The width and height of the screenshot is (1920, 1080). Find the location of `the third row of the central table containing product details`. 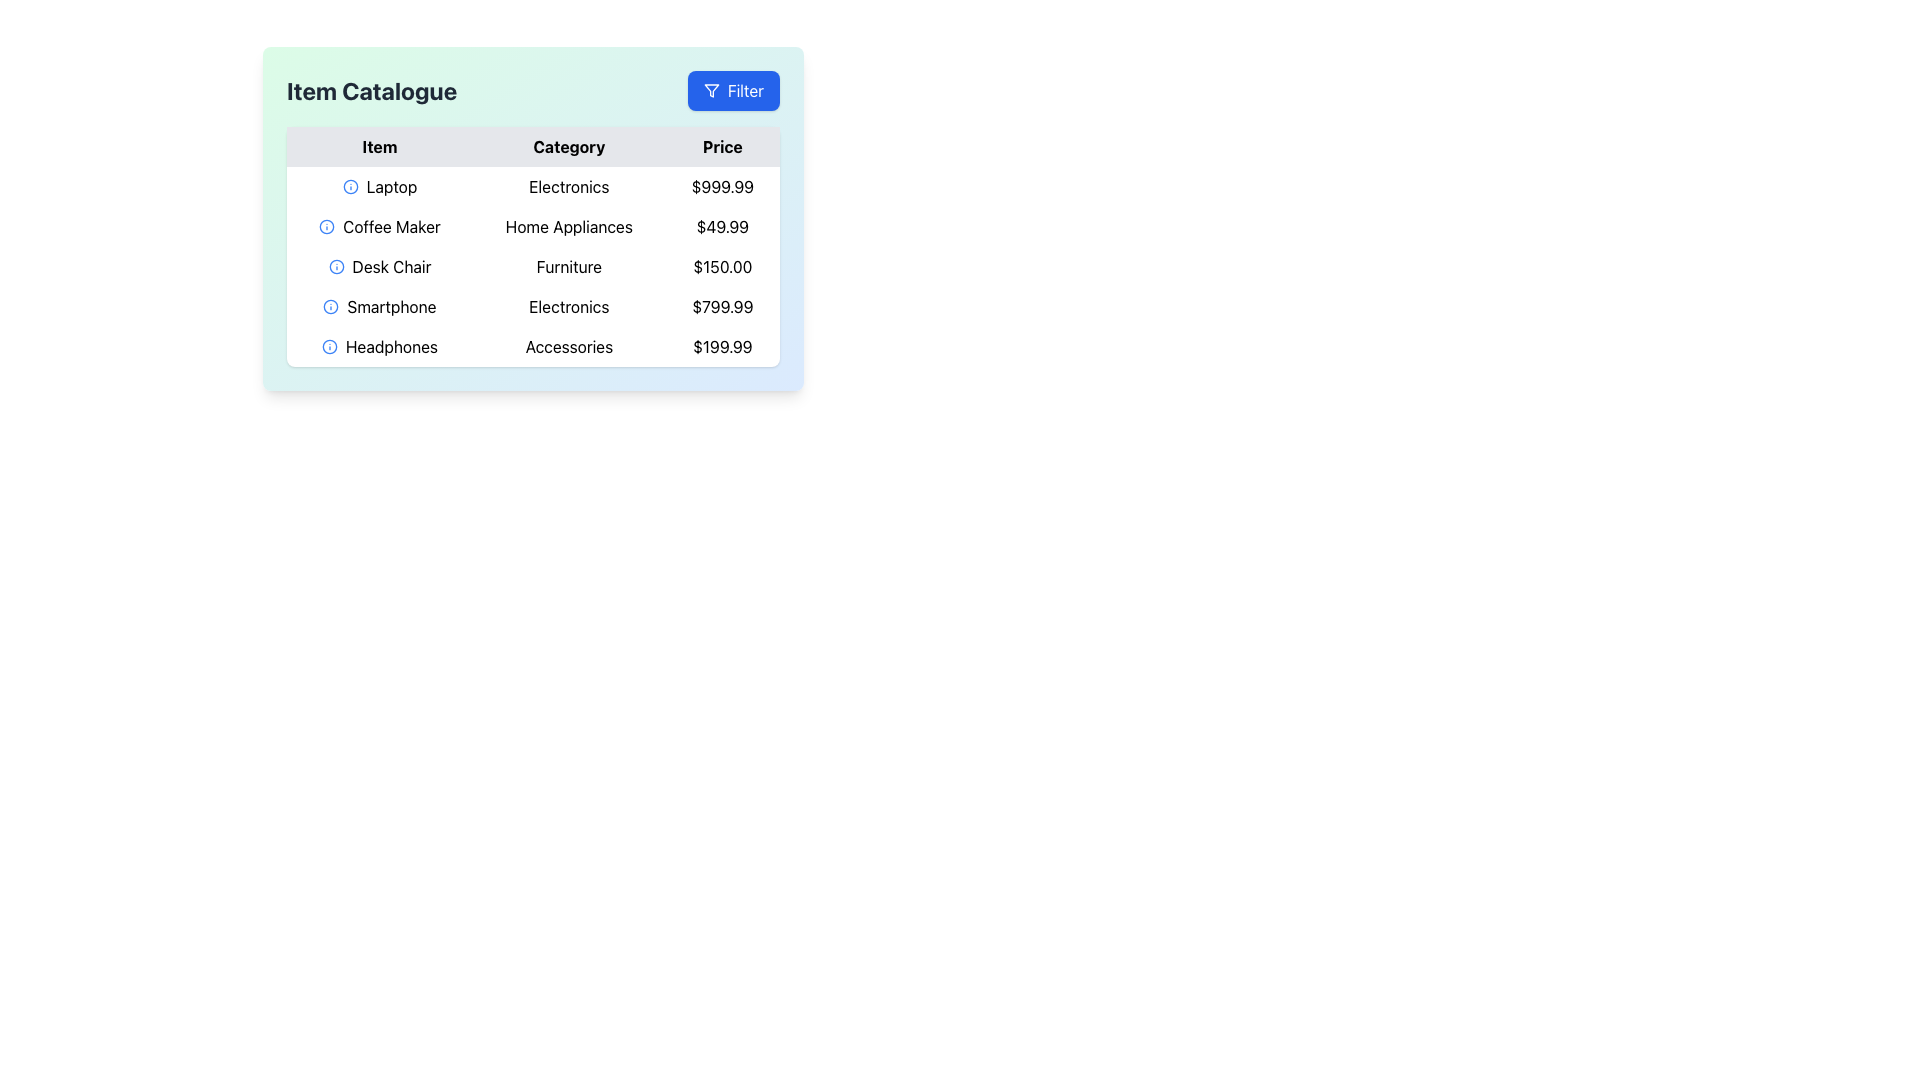

the third row of the central table containing product details is located at coordinates (533, 265).